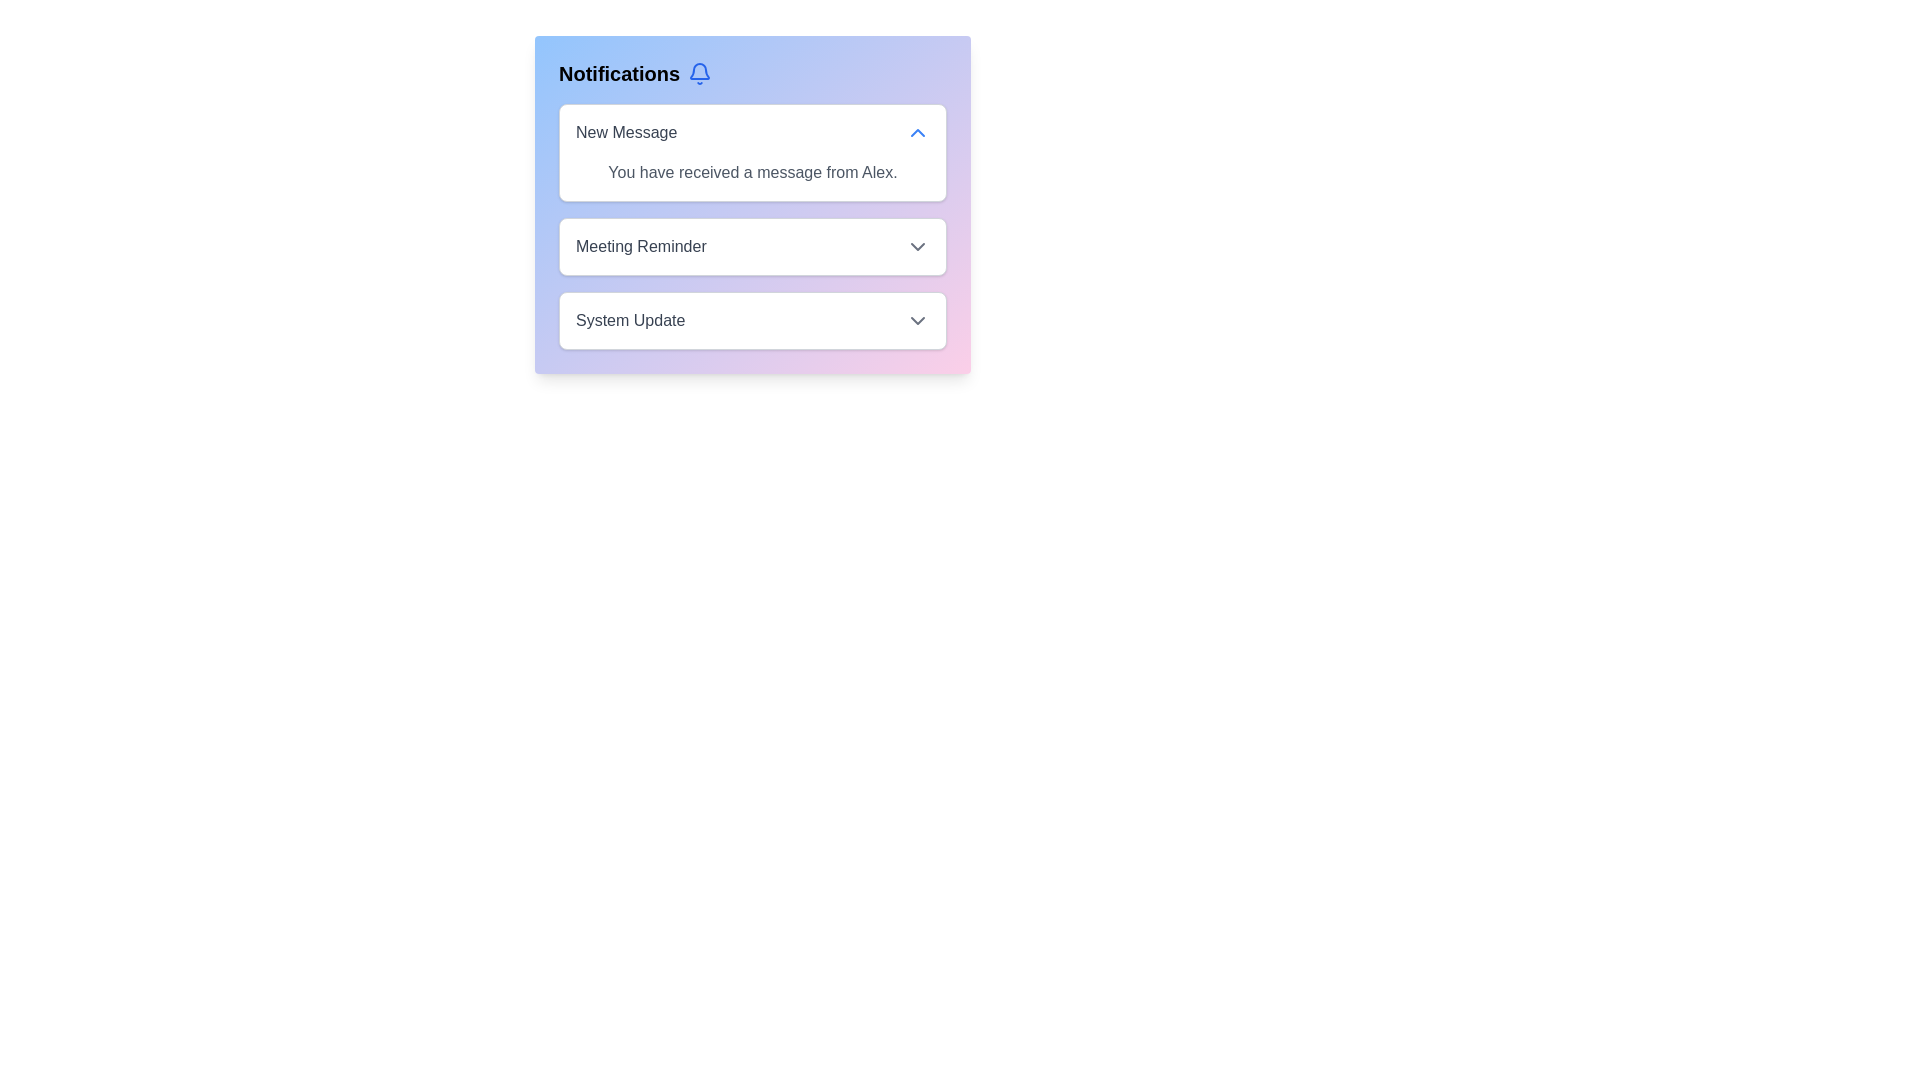  What do you see at coordinates (700, 72) in the screenshot?
I see `the blue bell-shaped icon located to the right of the 'Notifications' heading` at bounding box center [700, 72].